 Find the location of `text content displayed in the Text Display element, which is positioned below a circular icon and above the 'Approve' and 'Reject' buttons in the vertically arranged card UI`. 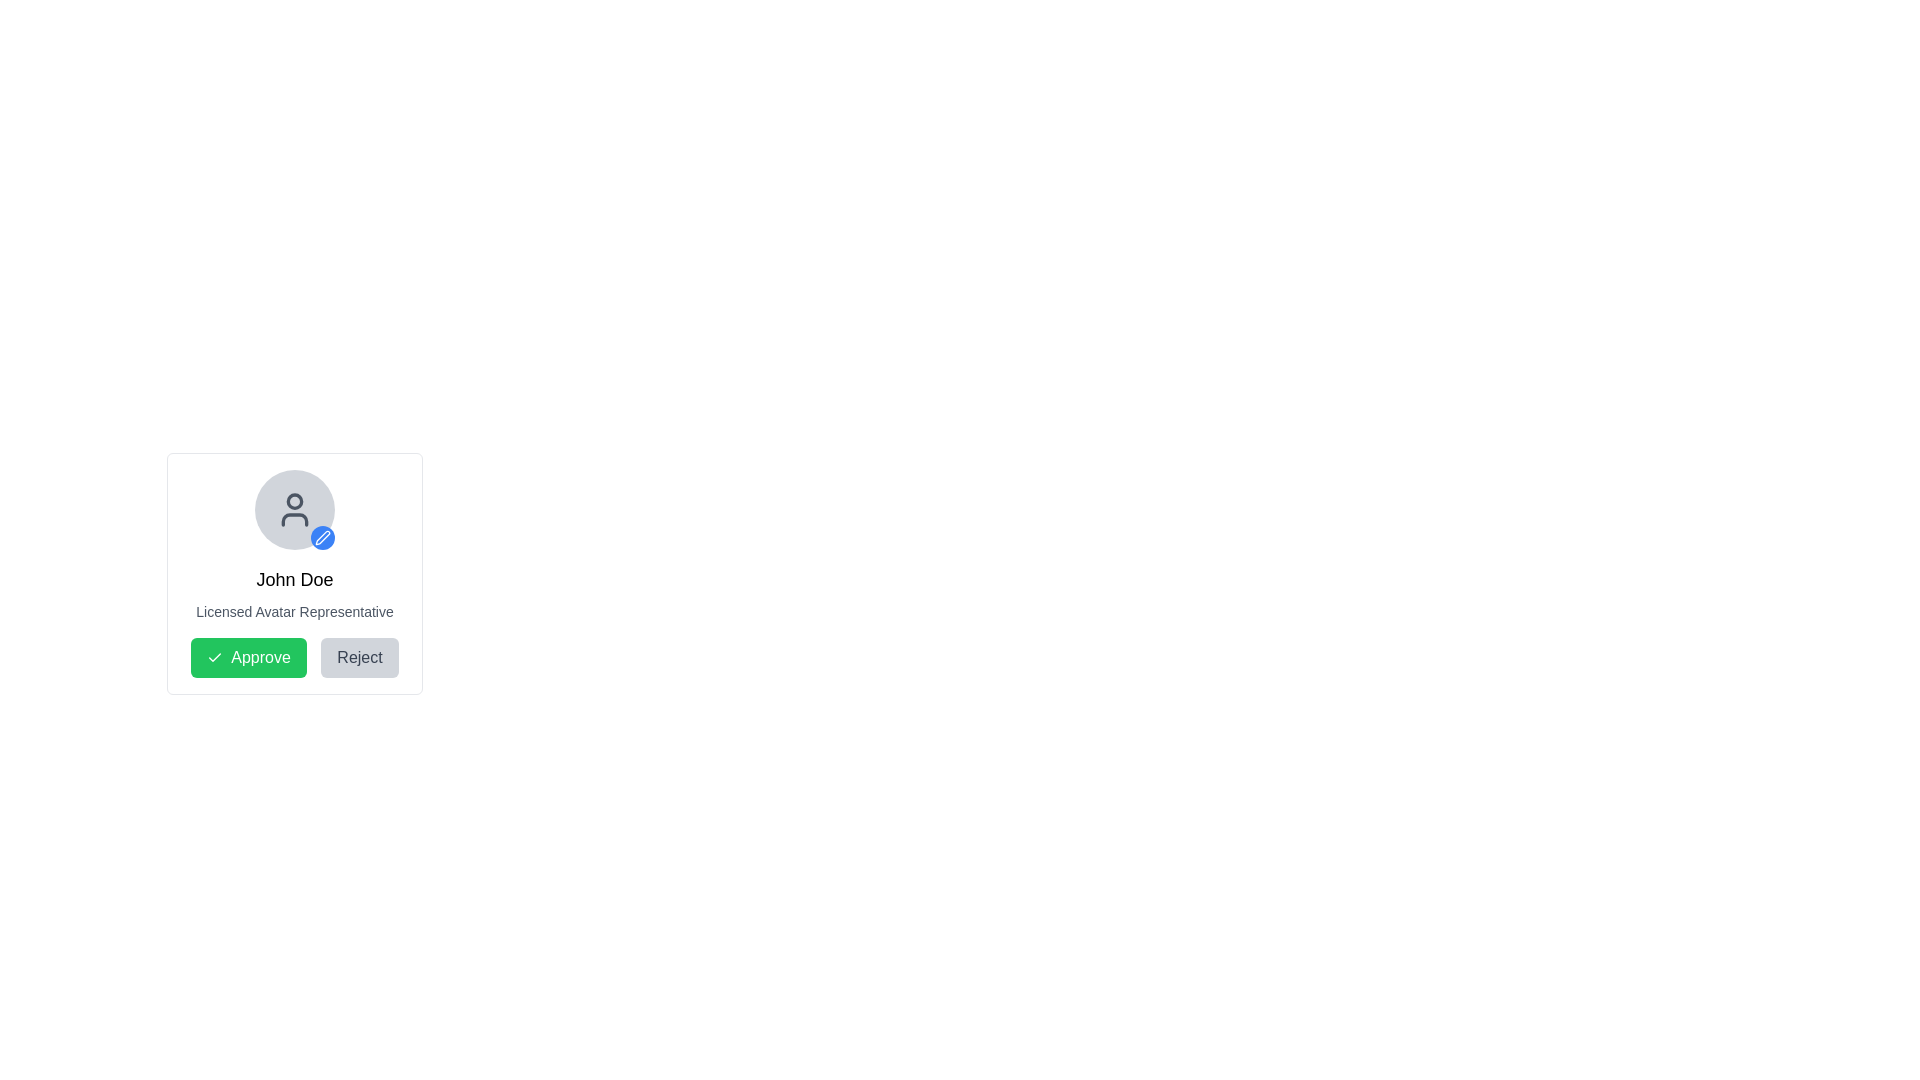

text content displayed in the Text Display element, which is positioned below a circular icon and above the 'Approve' and 'Reject' buttons in the vertically arranged card UI is located at coordinates (293, 593).